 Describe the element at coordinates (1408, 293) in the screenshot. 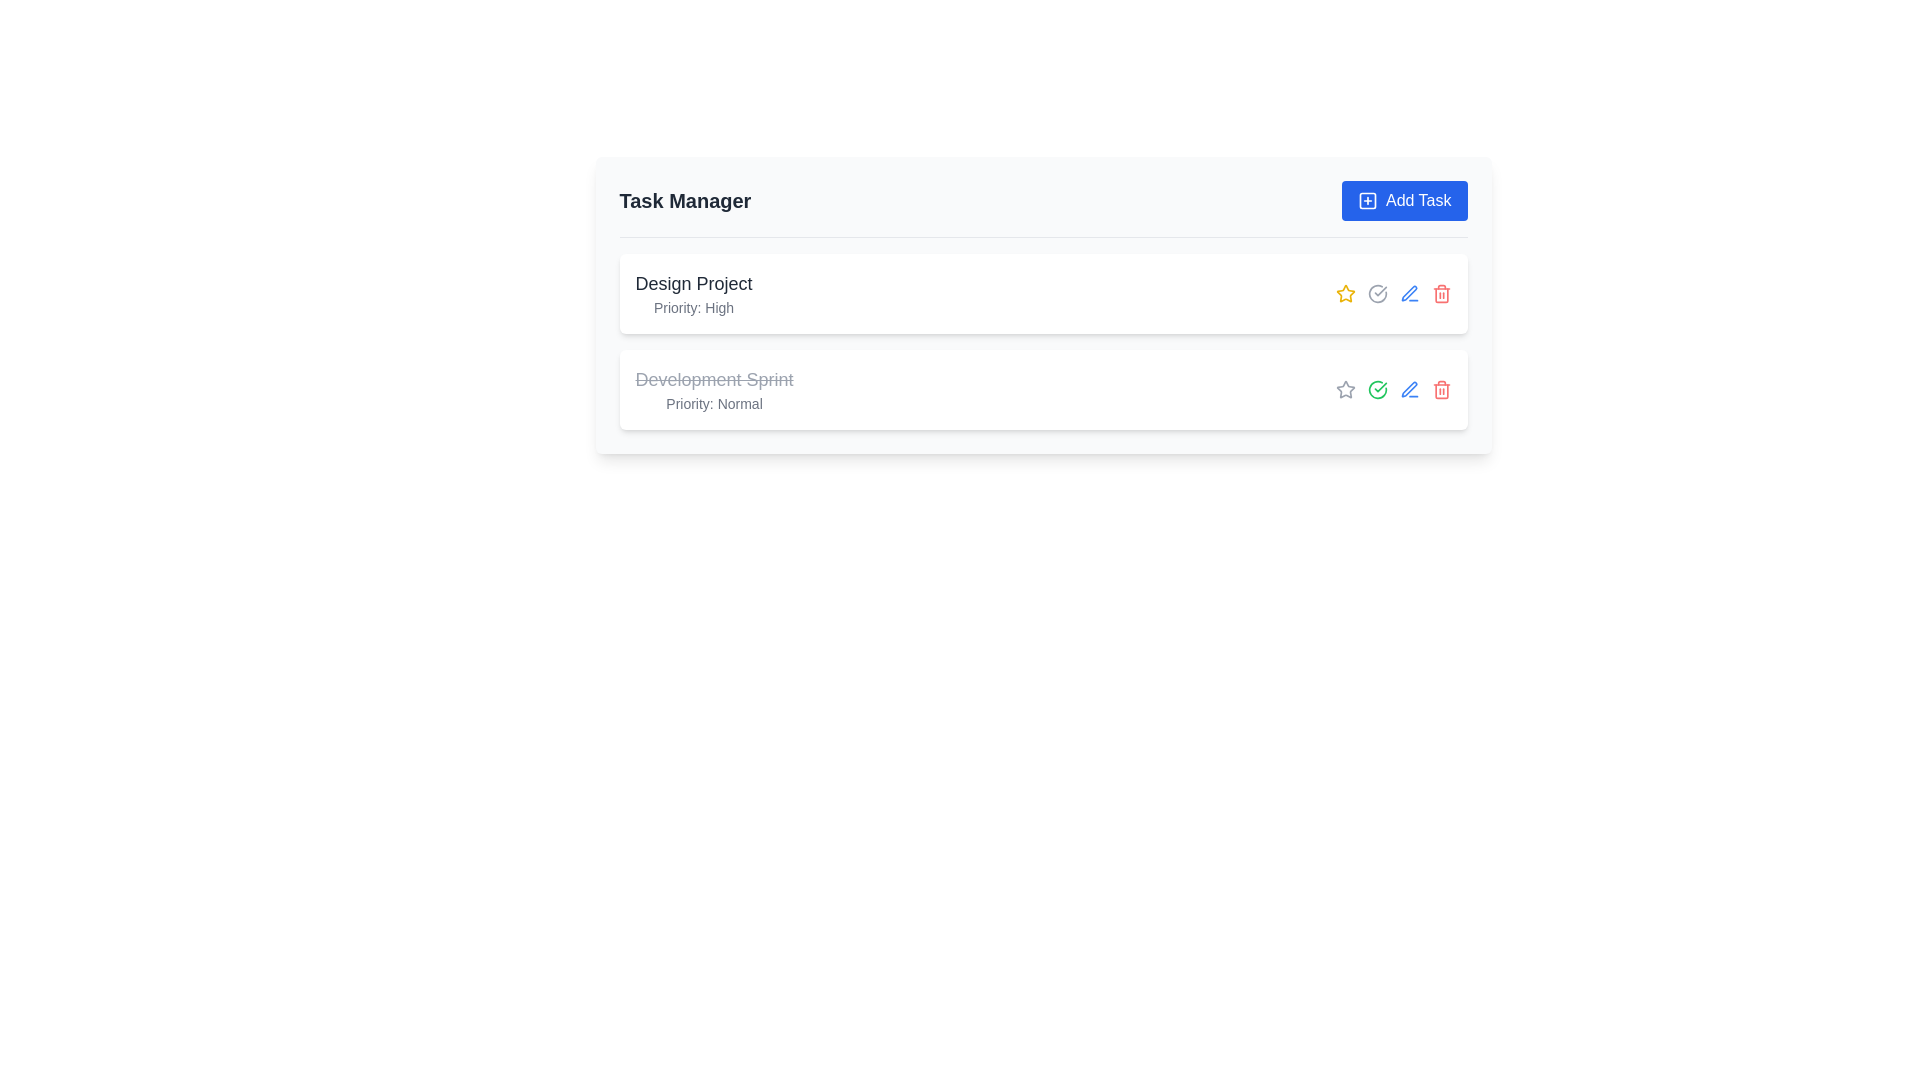

I see `the edit icon located in the upper row of the task list, specifically the third icon to the right of the 'Design Project' task details` at that location.